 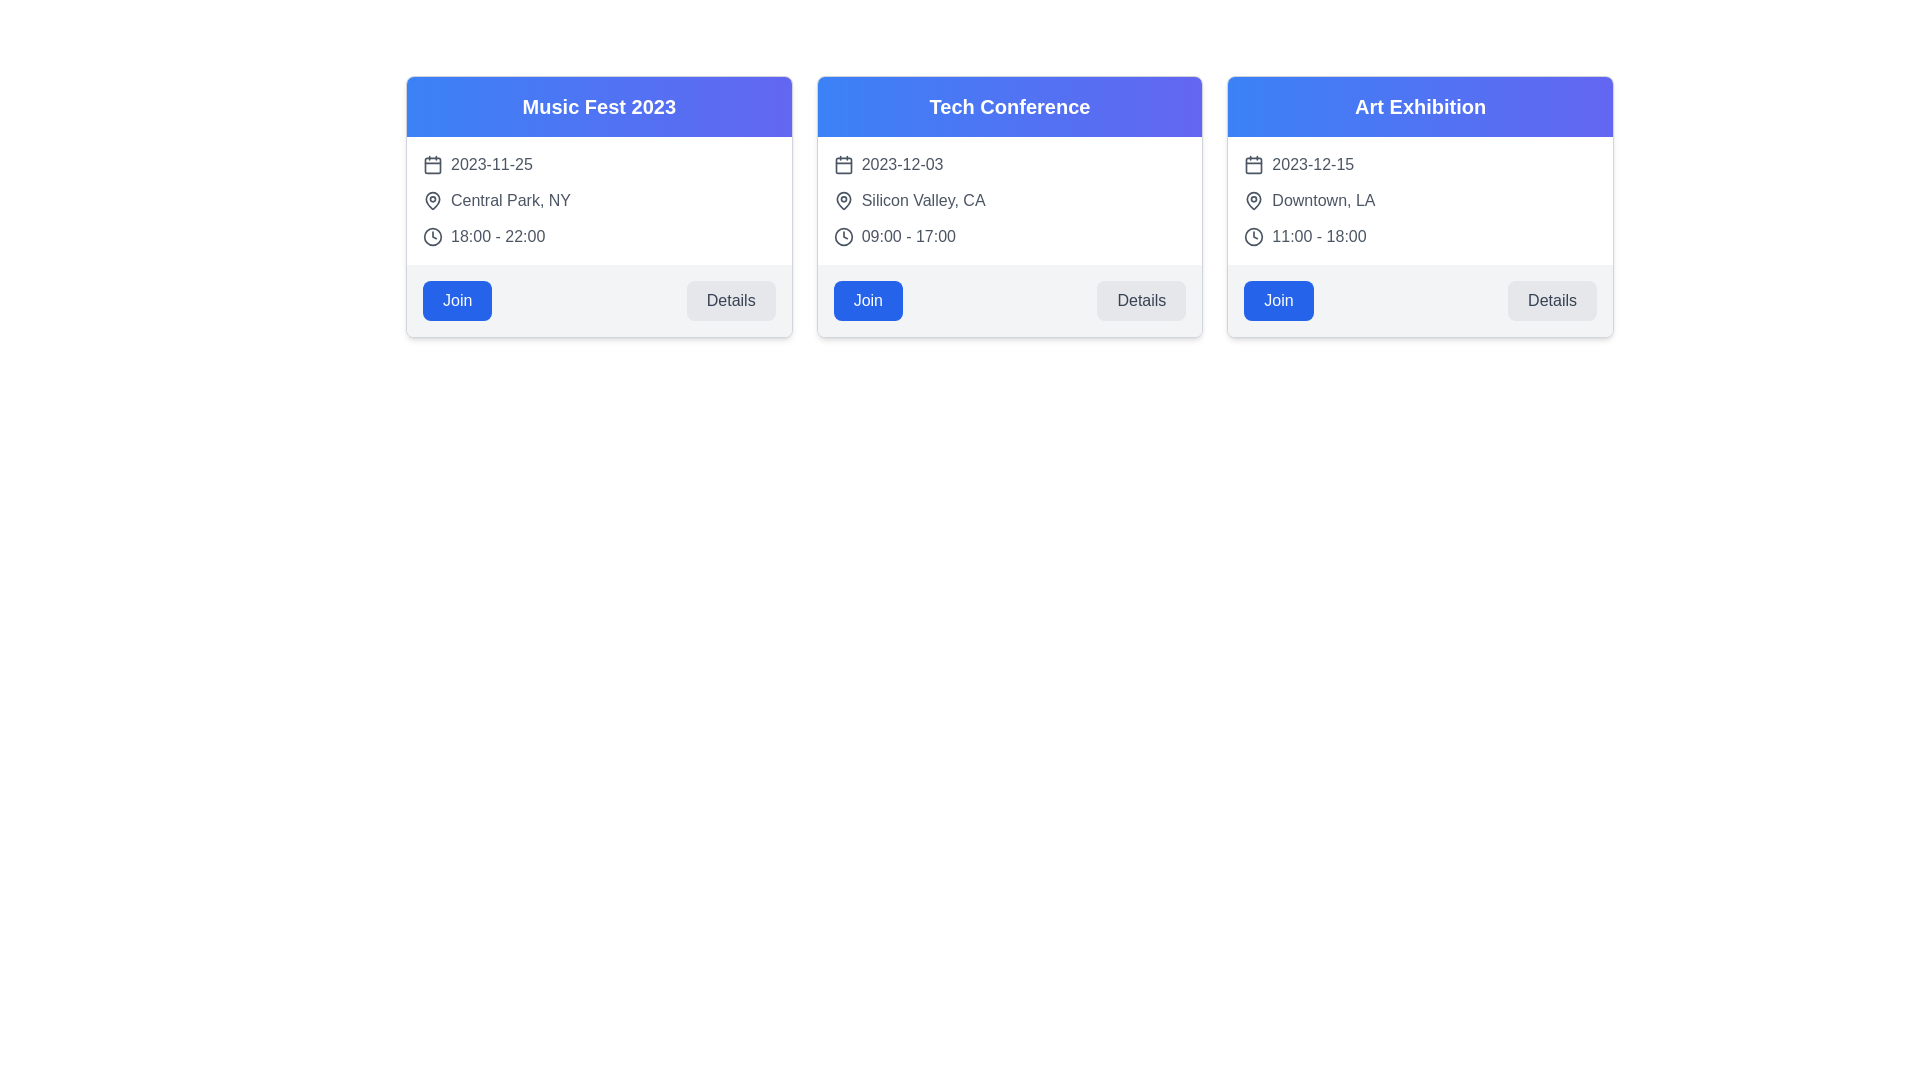 I want to click on the interest button for the 'Tech Conference' event, so click(x=868, y=300).